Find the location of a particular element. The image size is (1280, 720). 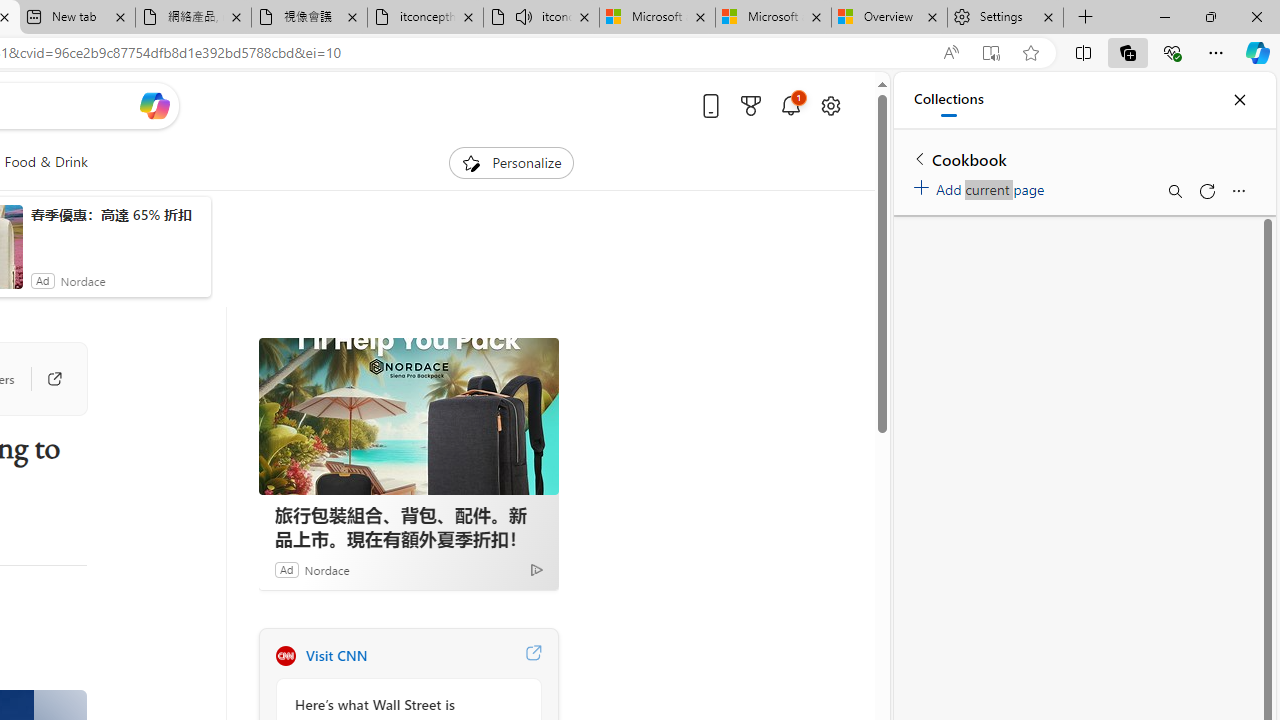

'Open settings' is located at coordinates (830, 105).